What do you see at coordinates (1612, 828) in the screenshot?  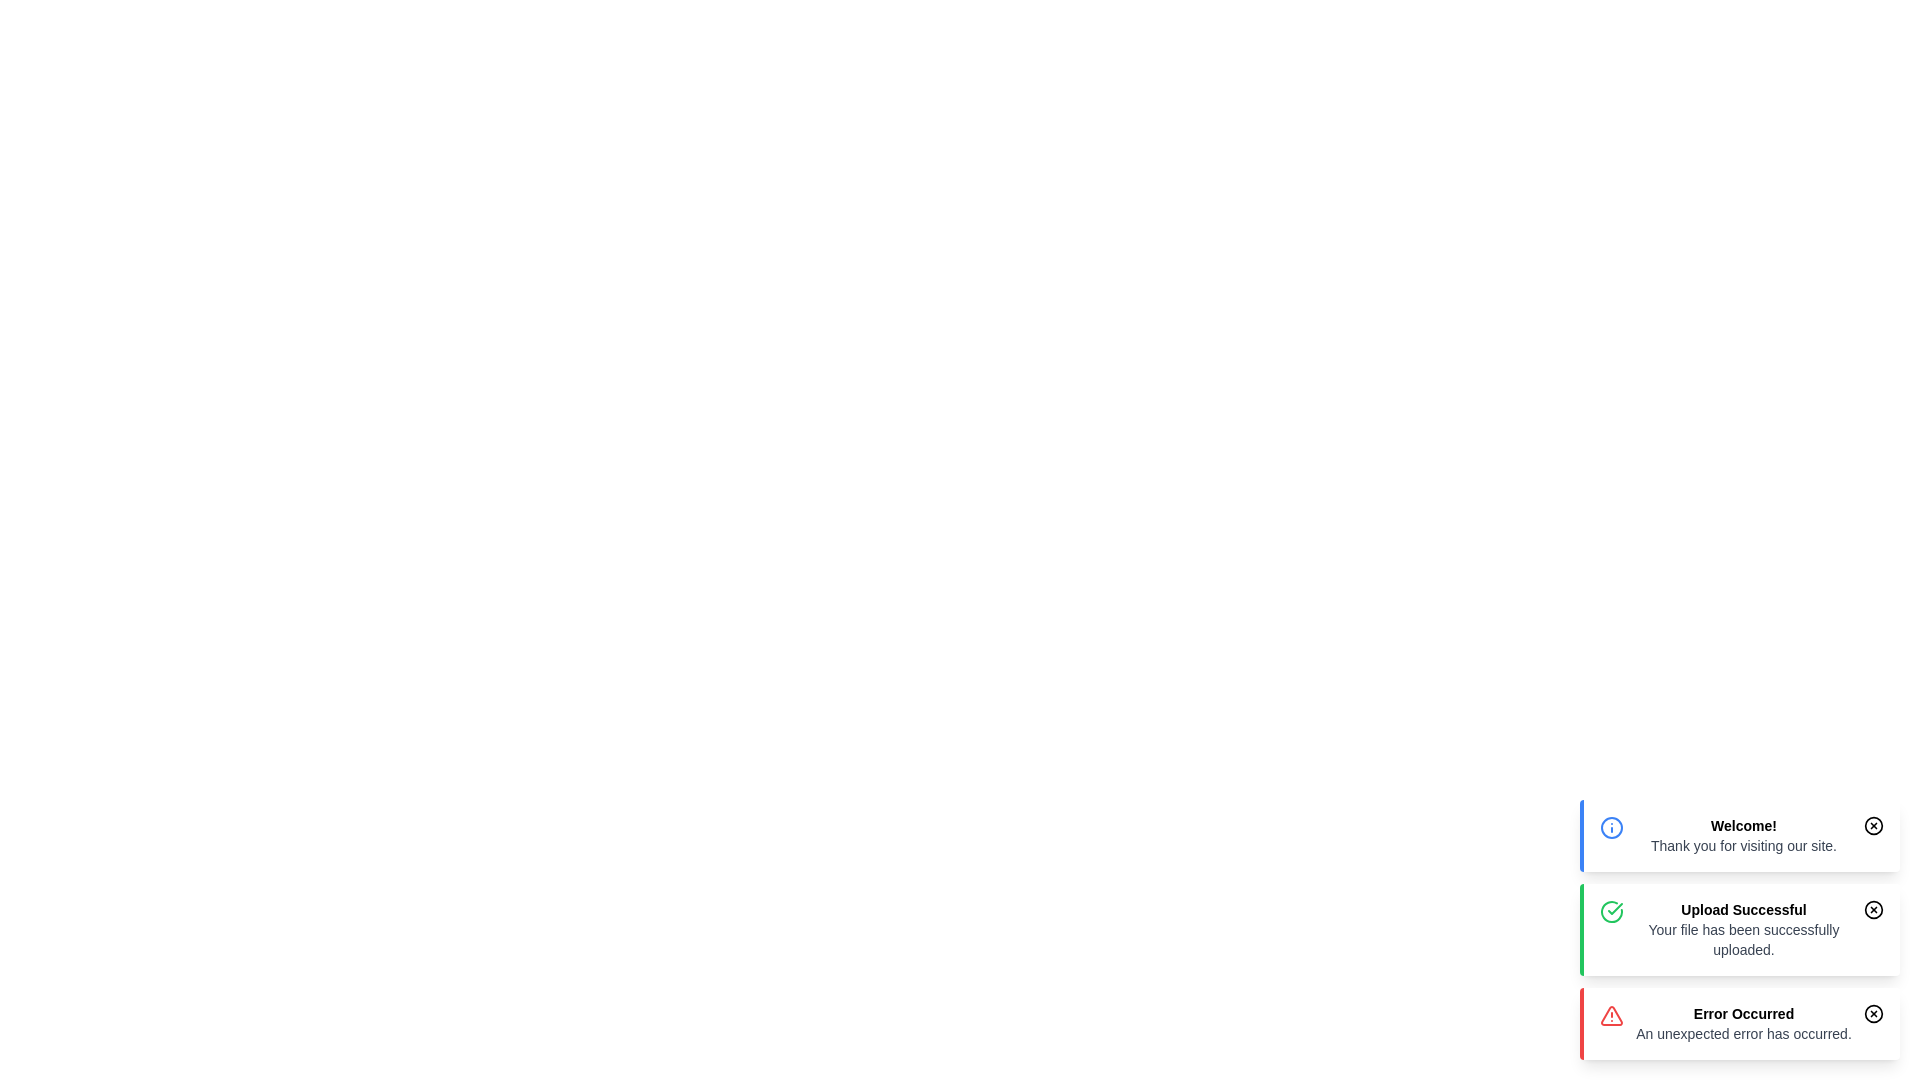 I see `the blue circular icon with an outlined border representing information or notification, located beside the 'Welcome!' text in the notification card` at bounding box center [1612, 828].